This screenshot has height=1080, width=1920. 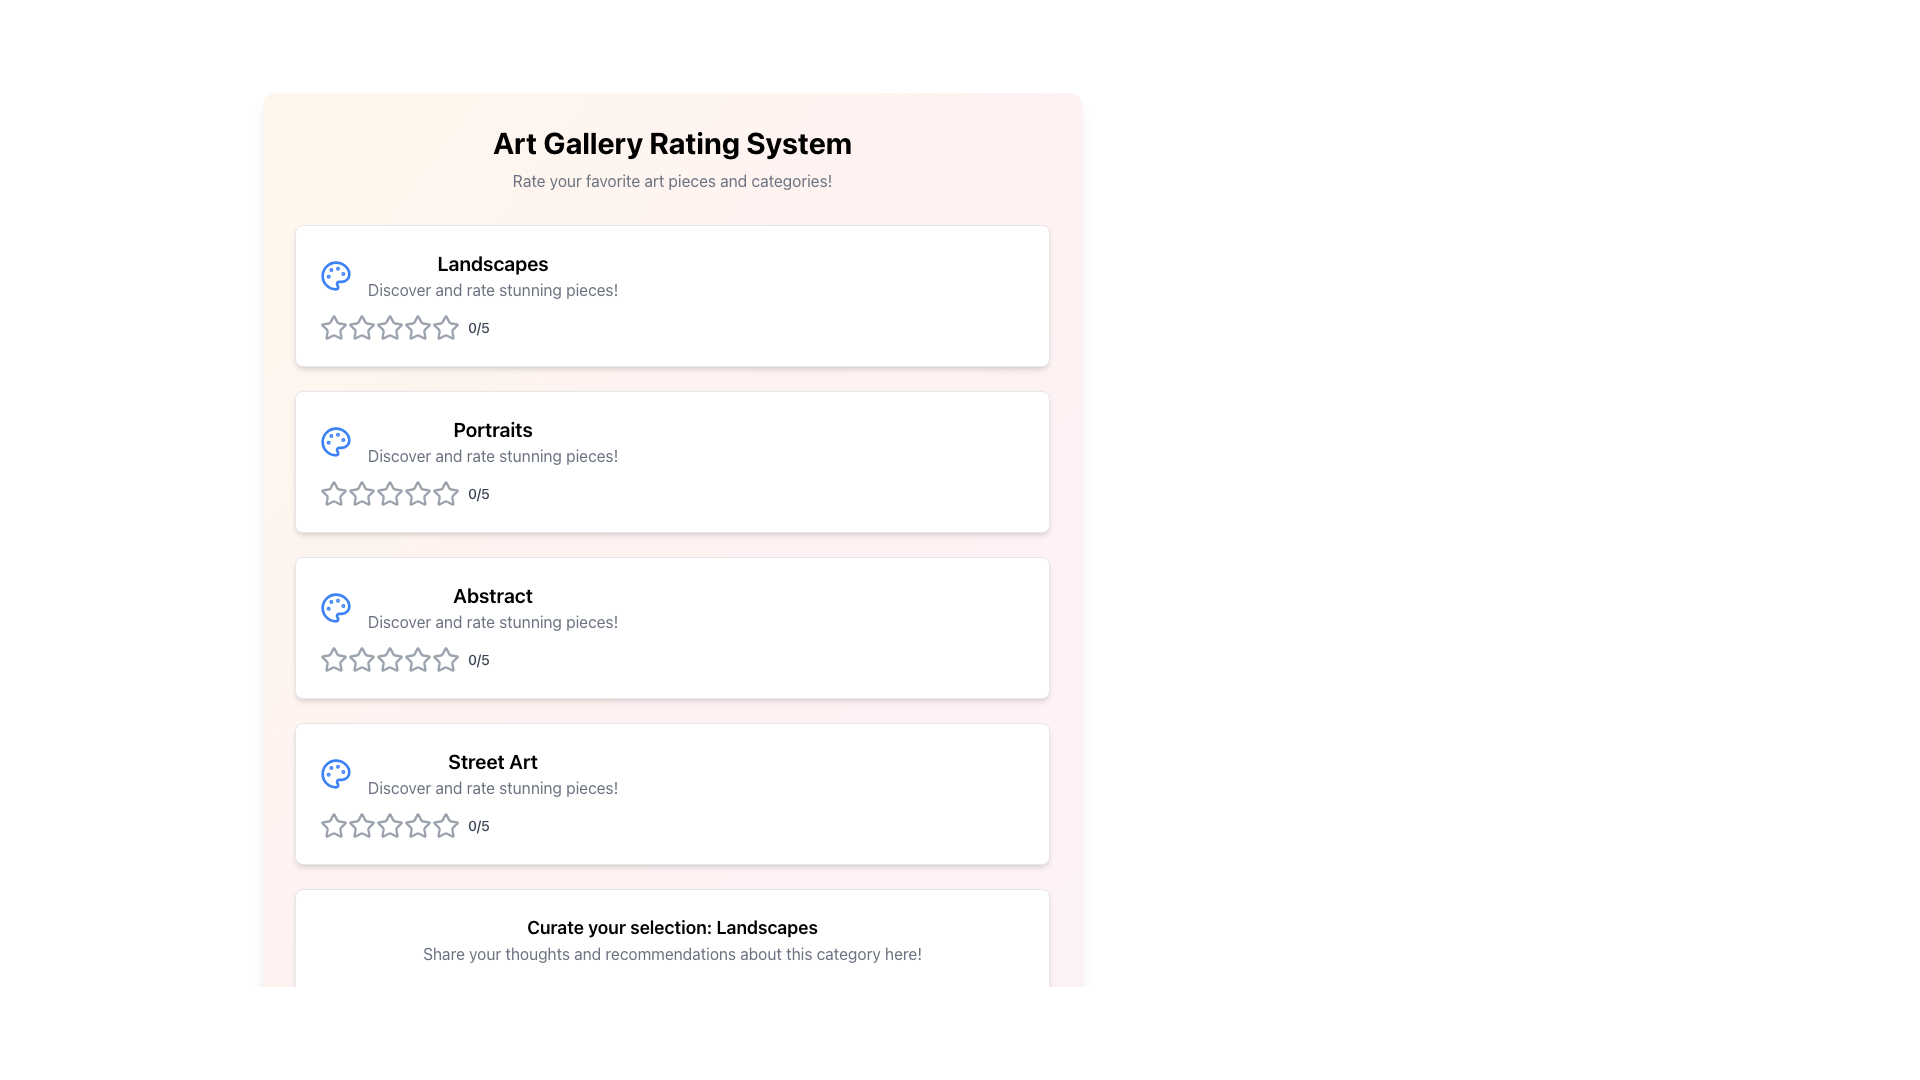 I want to click on the fourth star icon in the Landscapes rating section to rate, so click(x=389, y=326).